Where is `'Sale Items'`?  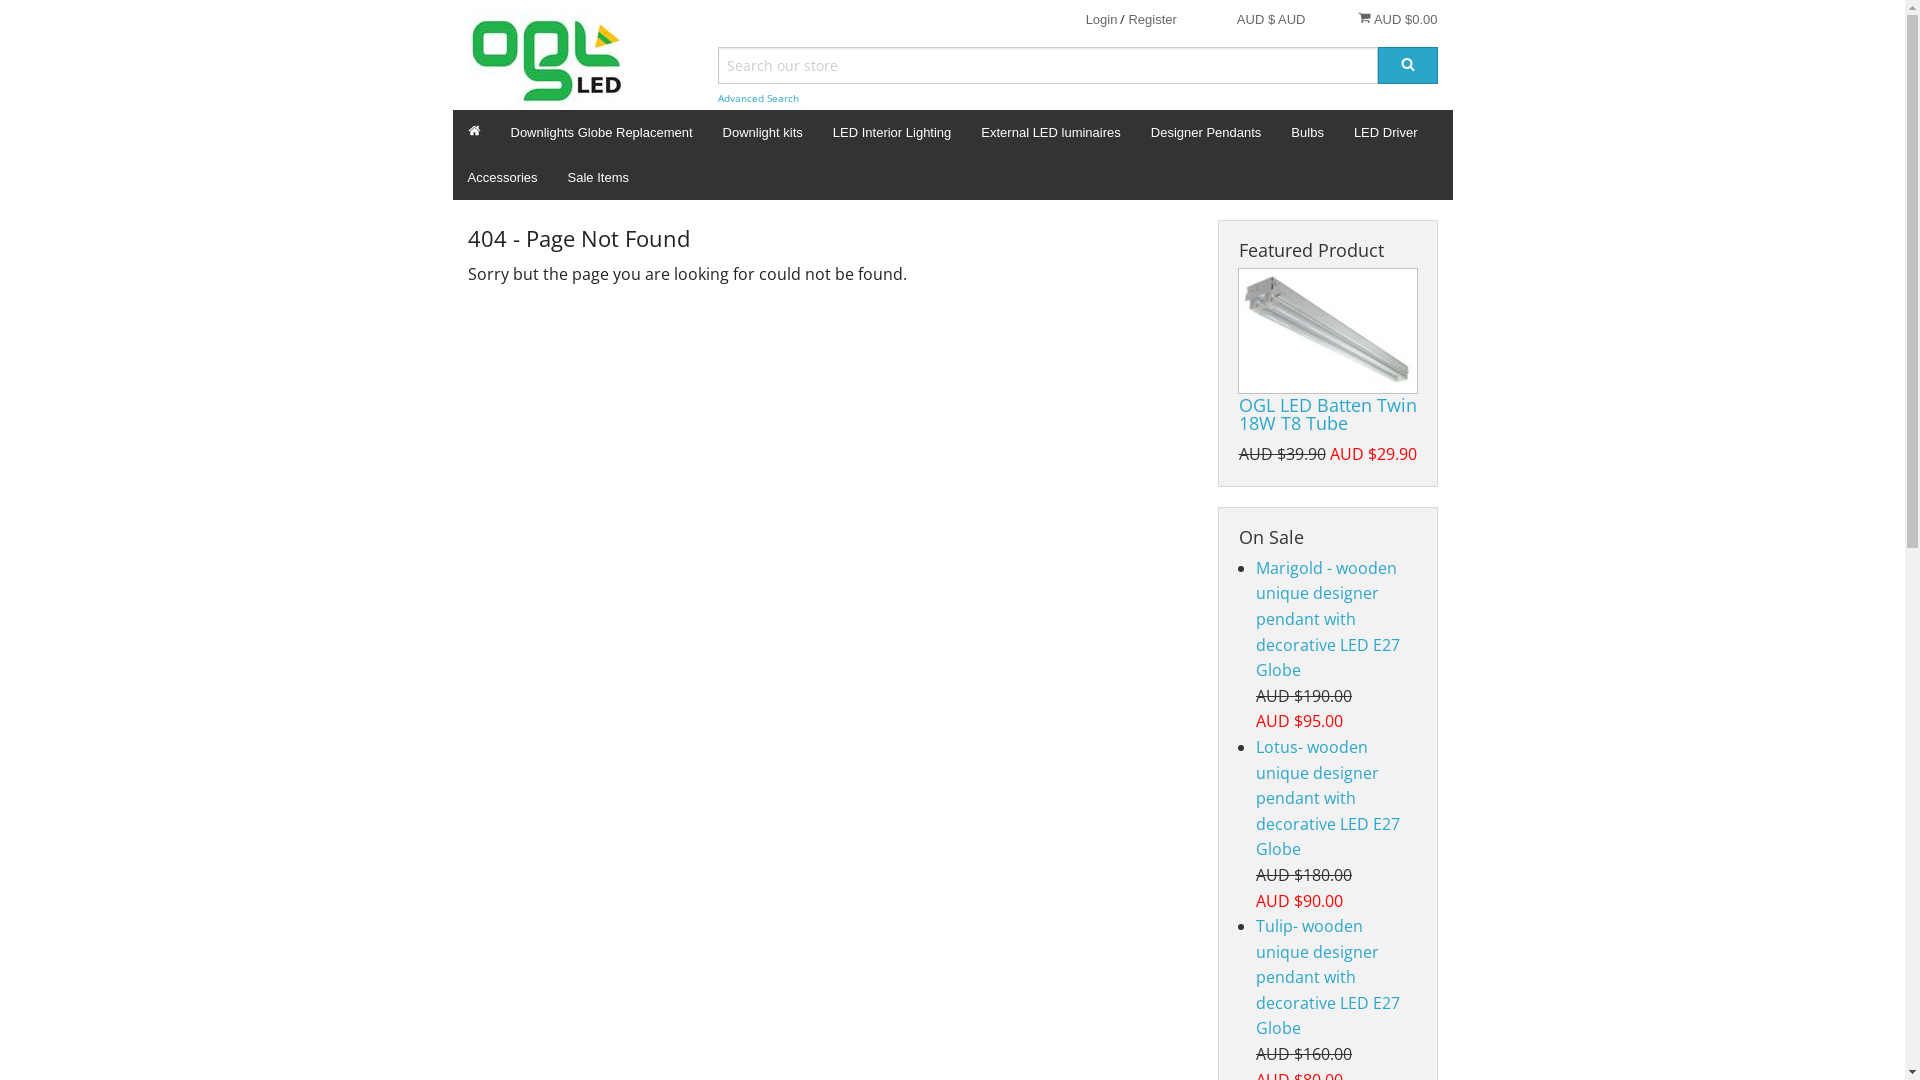 'Sale Items' is located at coordinates (597, 176).